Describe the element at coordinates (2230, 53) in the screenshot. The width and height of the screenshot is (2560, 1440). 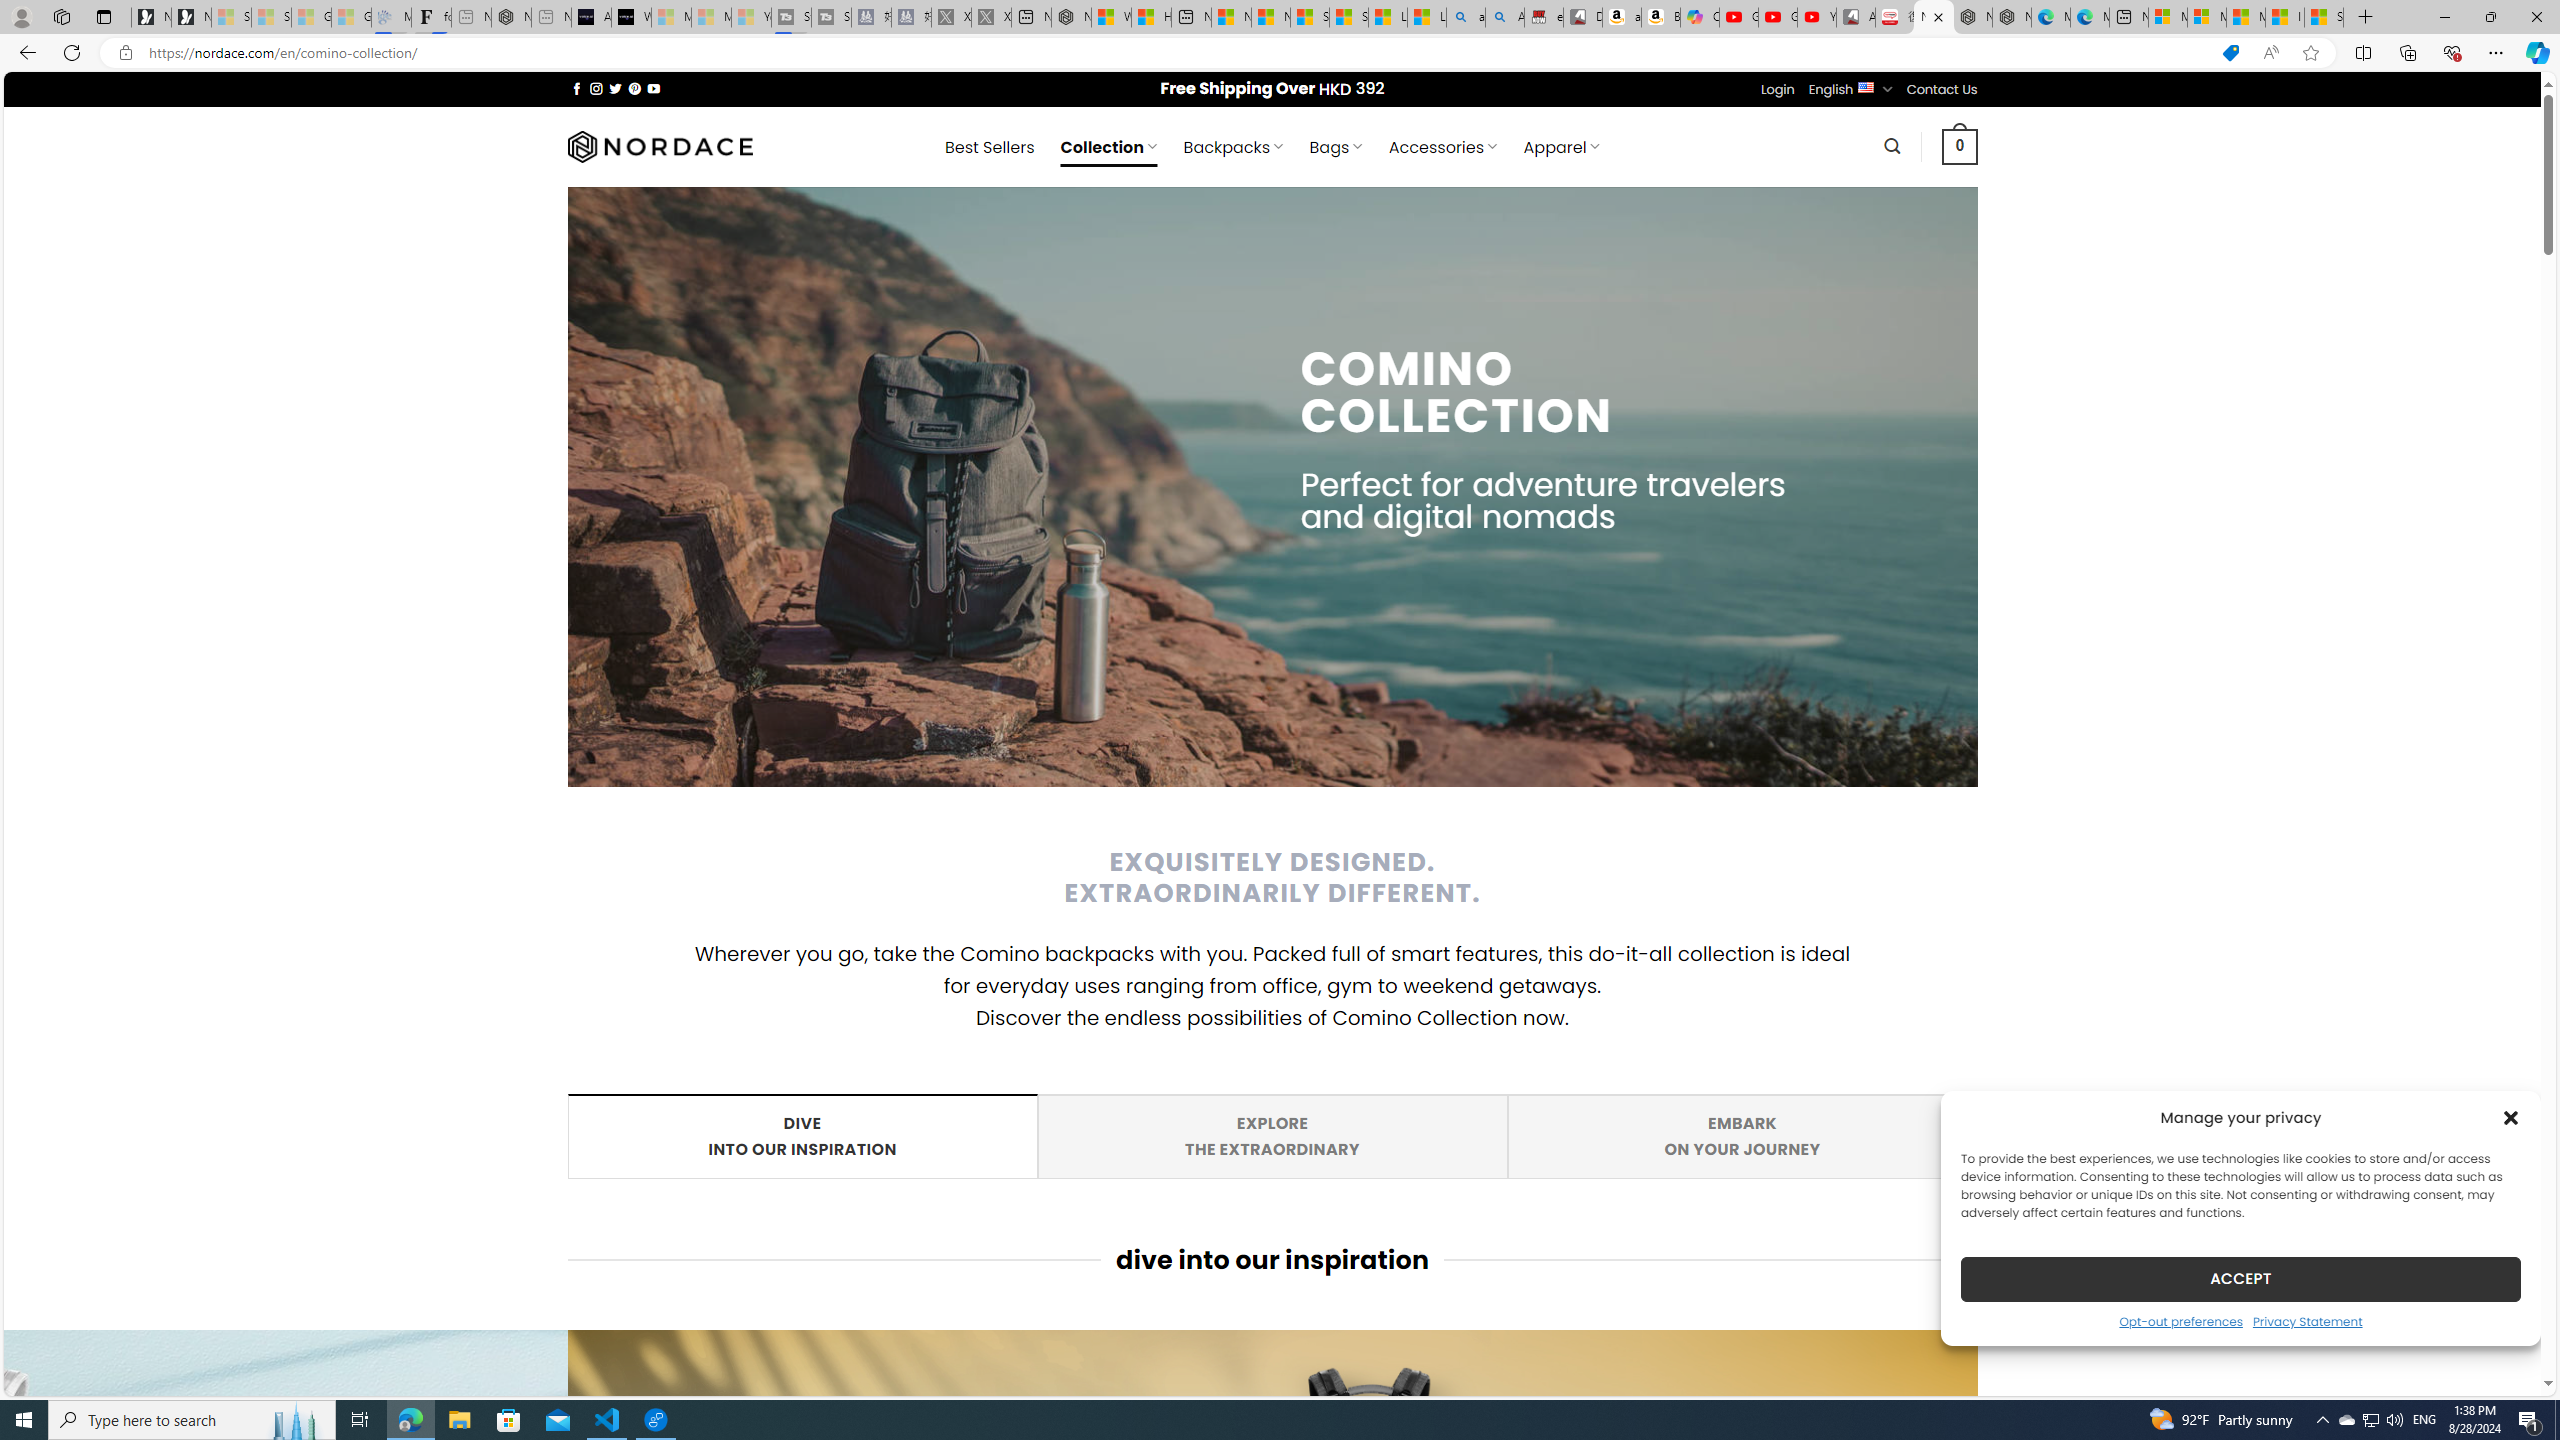
I see `'This site has coupons! Shopping in Microsoft Edge'` at that location.